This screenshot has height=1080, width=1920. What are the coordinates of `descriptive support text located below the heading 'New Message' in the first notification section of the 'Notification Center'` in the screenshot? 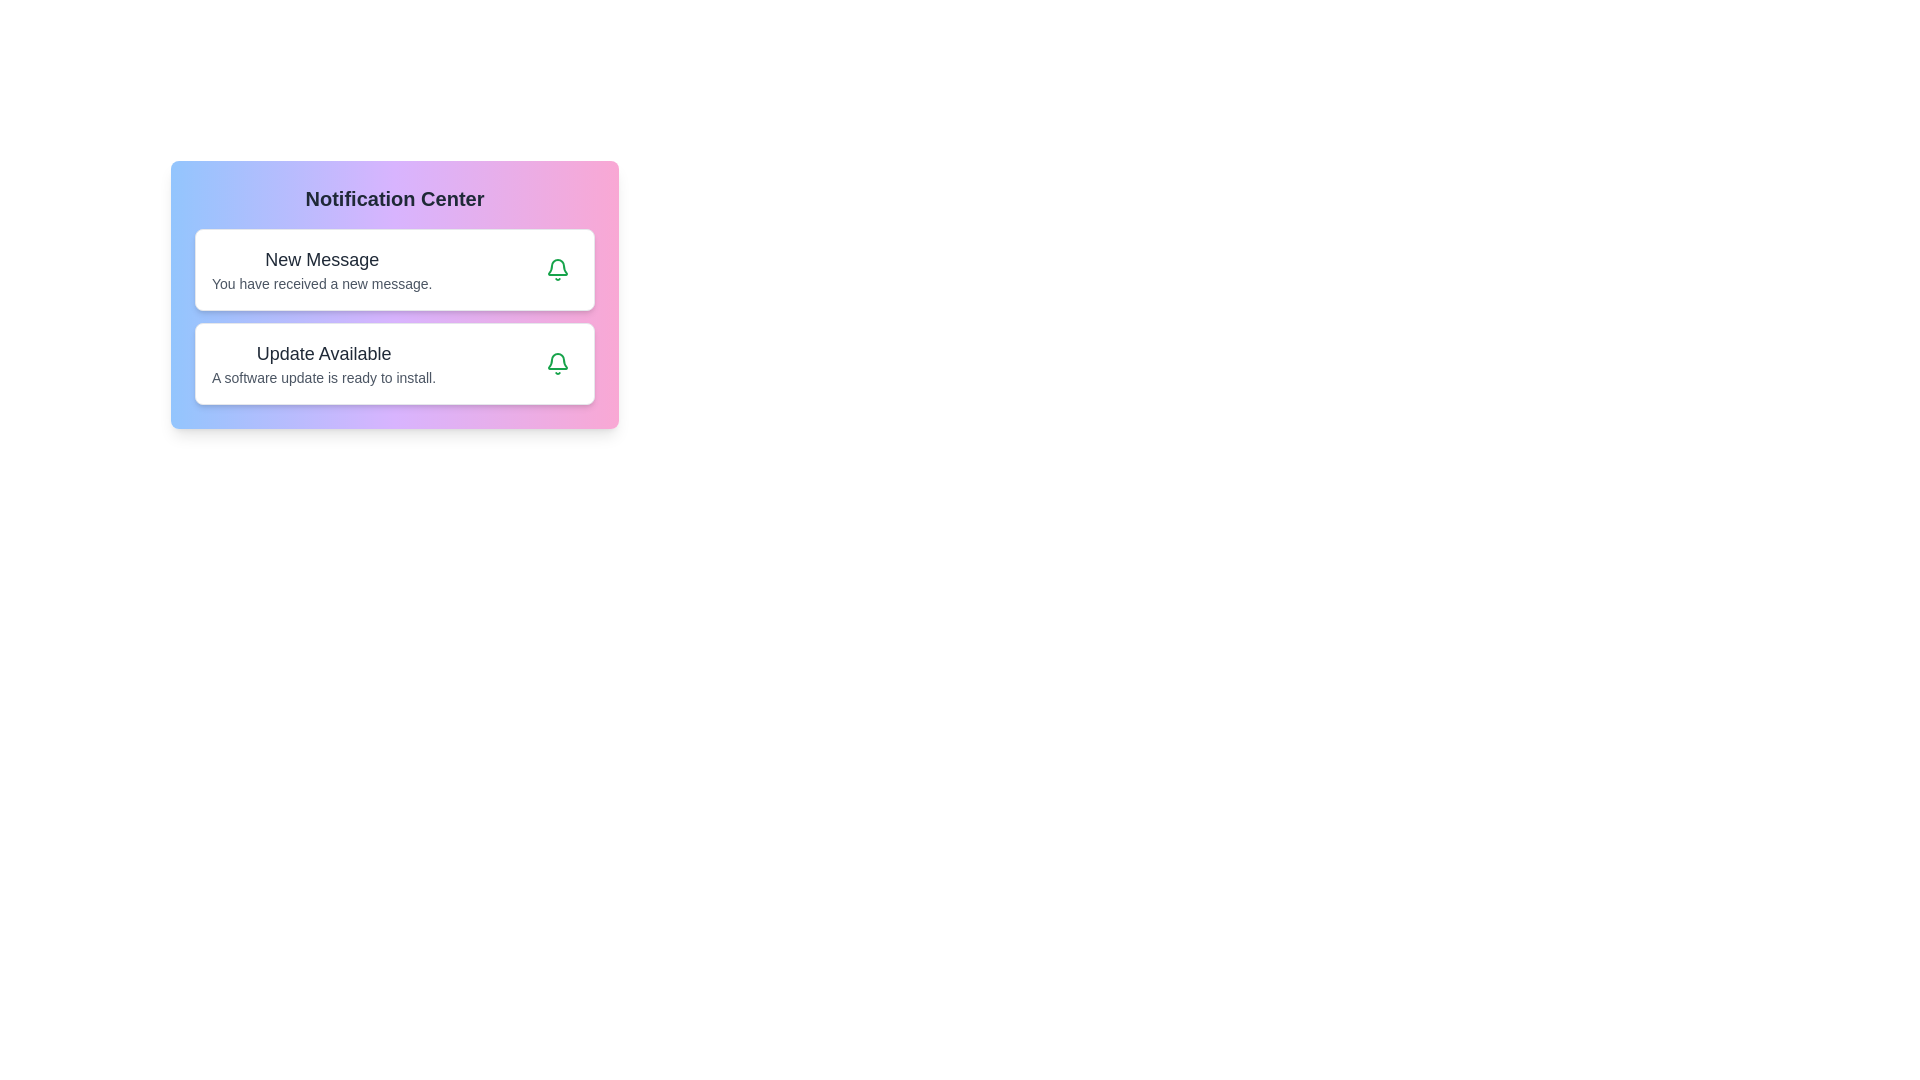 It's located at (322, 284).